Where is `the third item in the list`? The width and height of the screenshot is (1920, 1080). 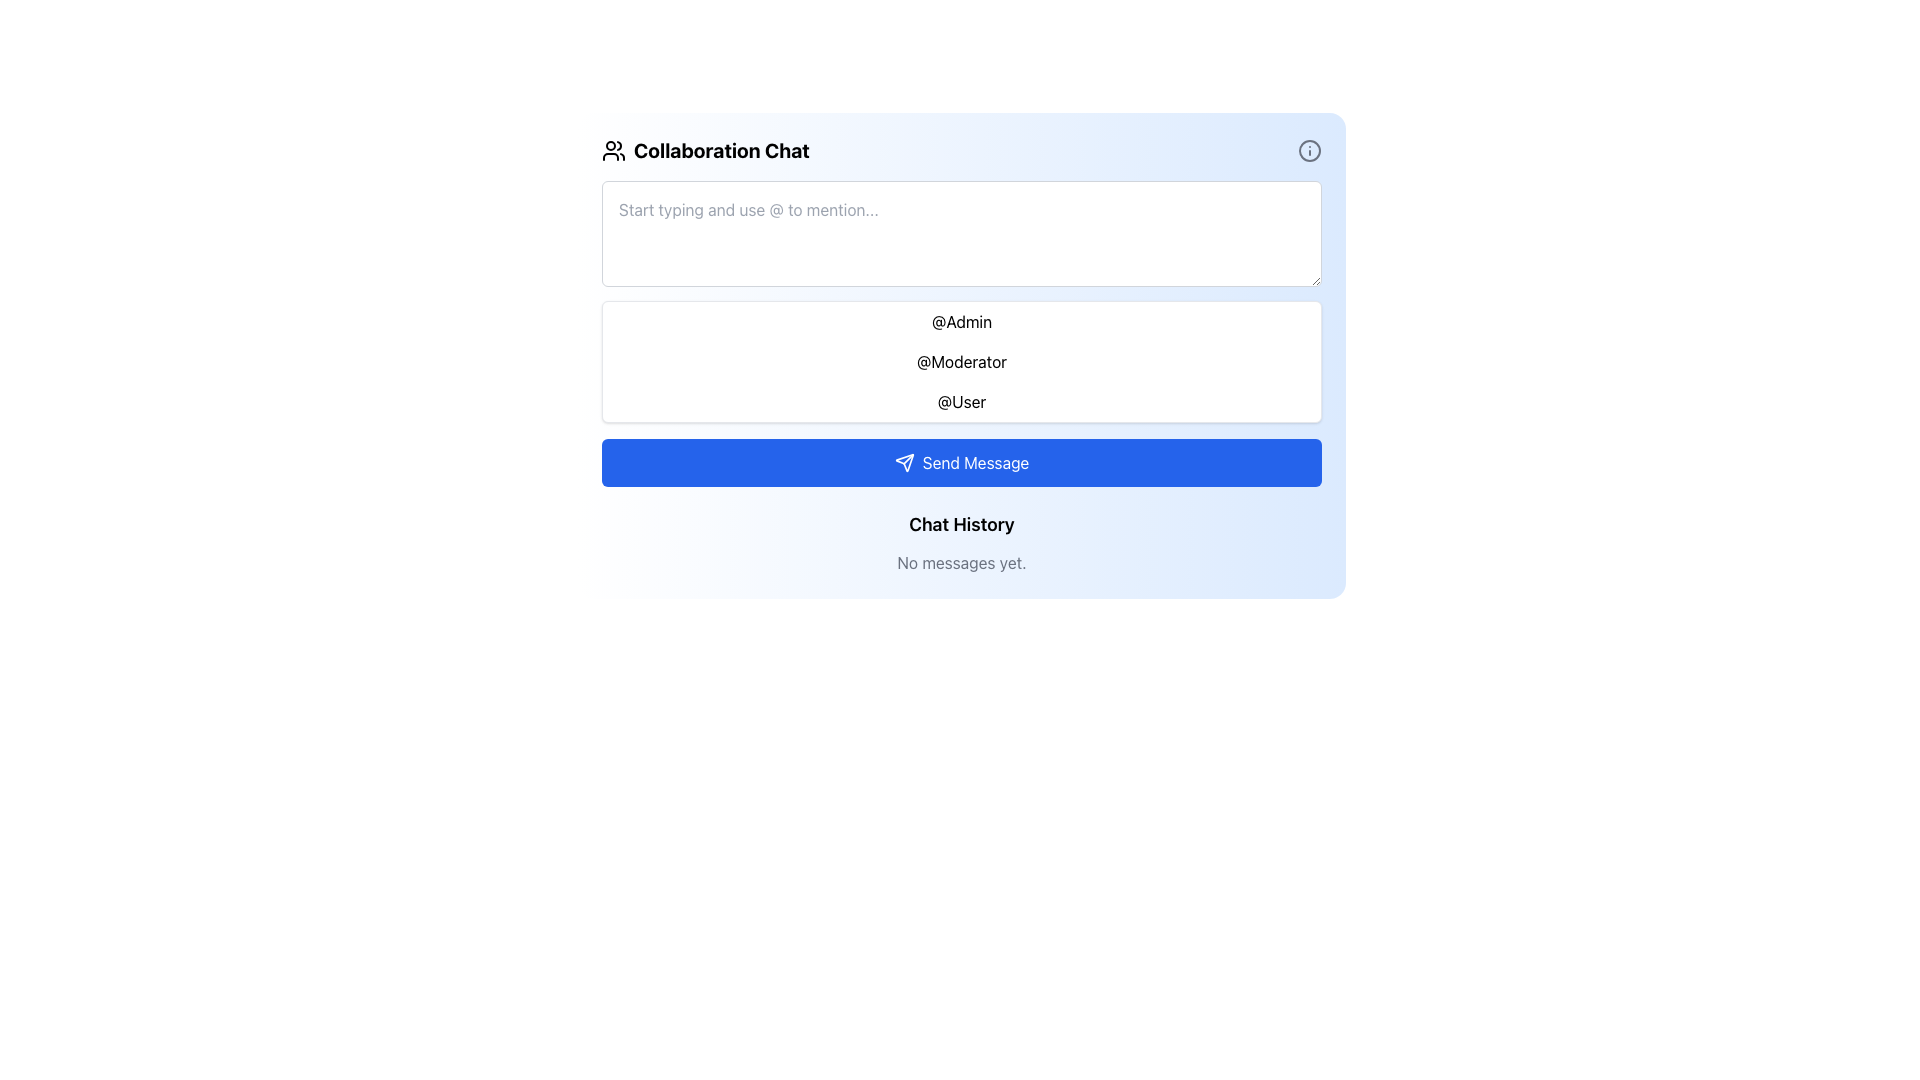
the third item in the list is located at coordinates (961, 401).